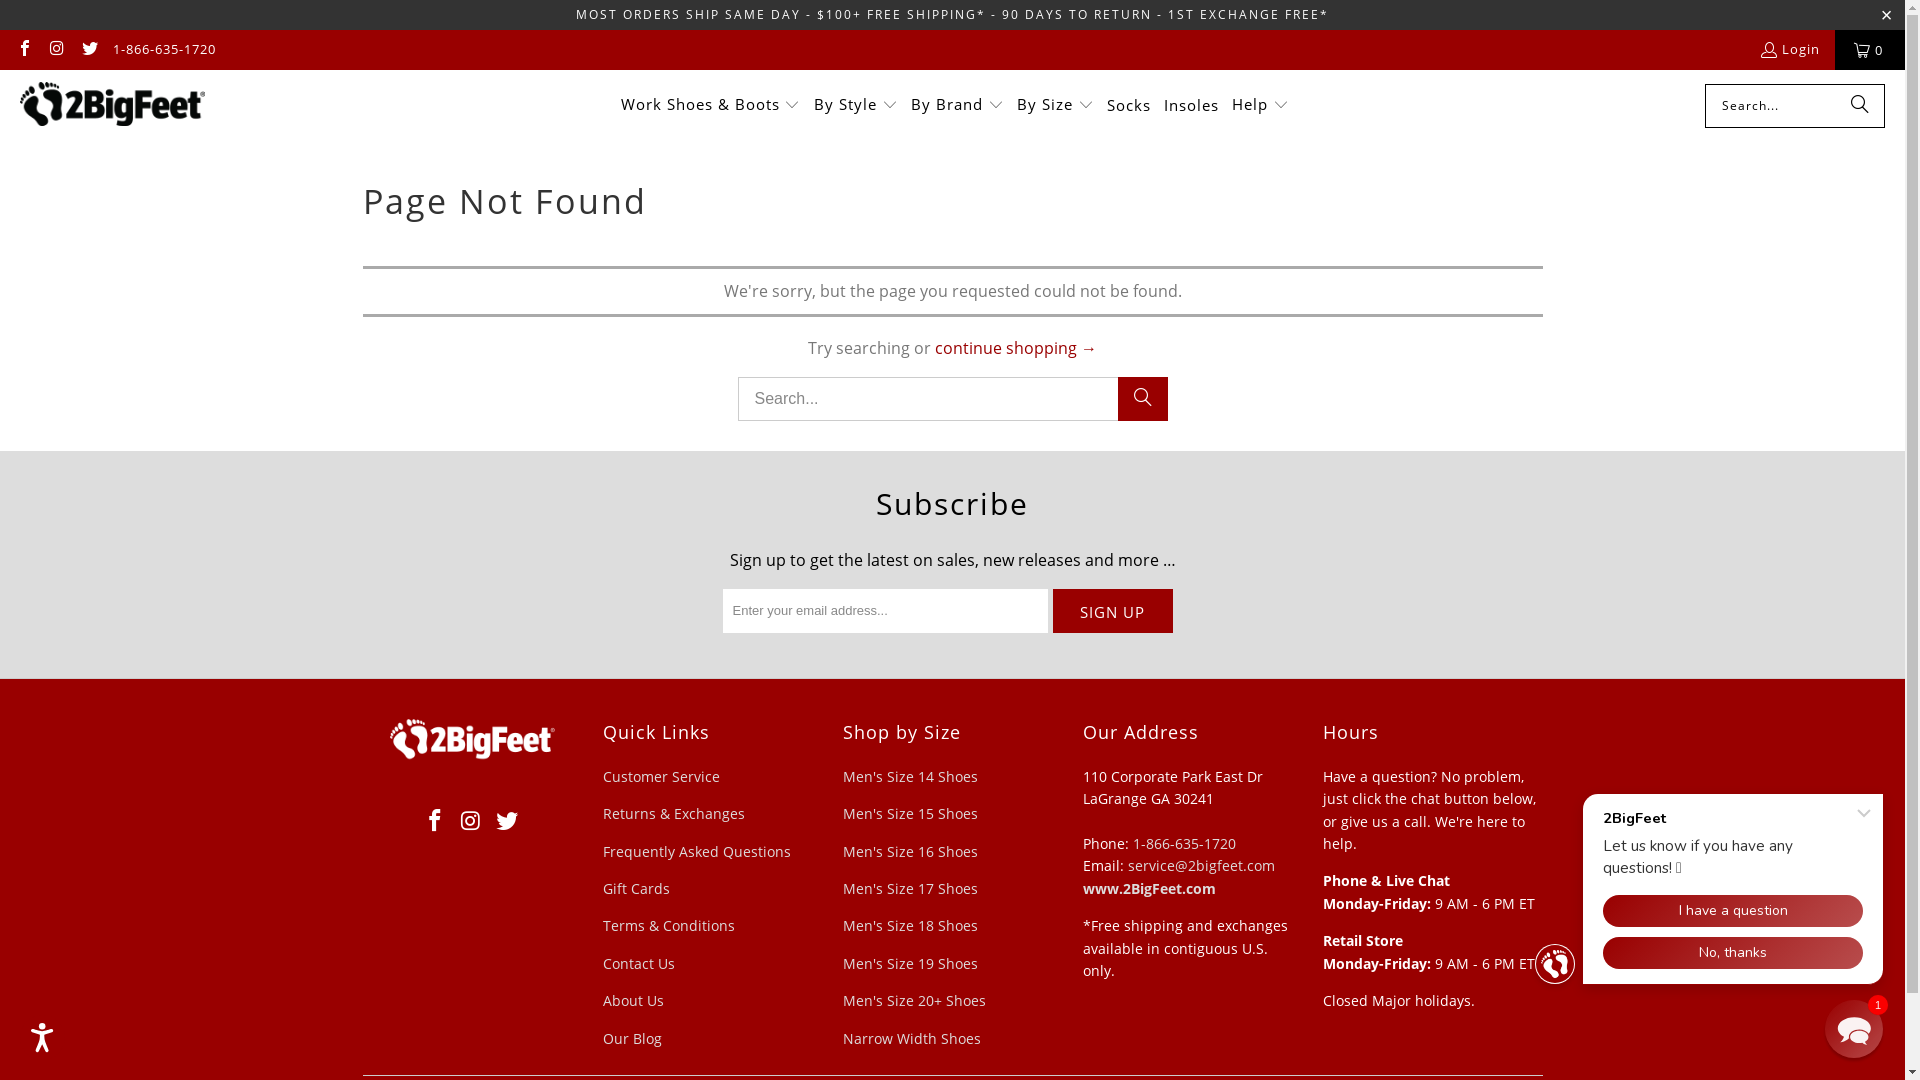  Describe the element at coordinates (111, 105) in the screenshot. I see `'2BigFeet'` at that location.